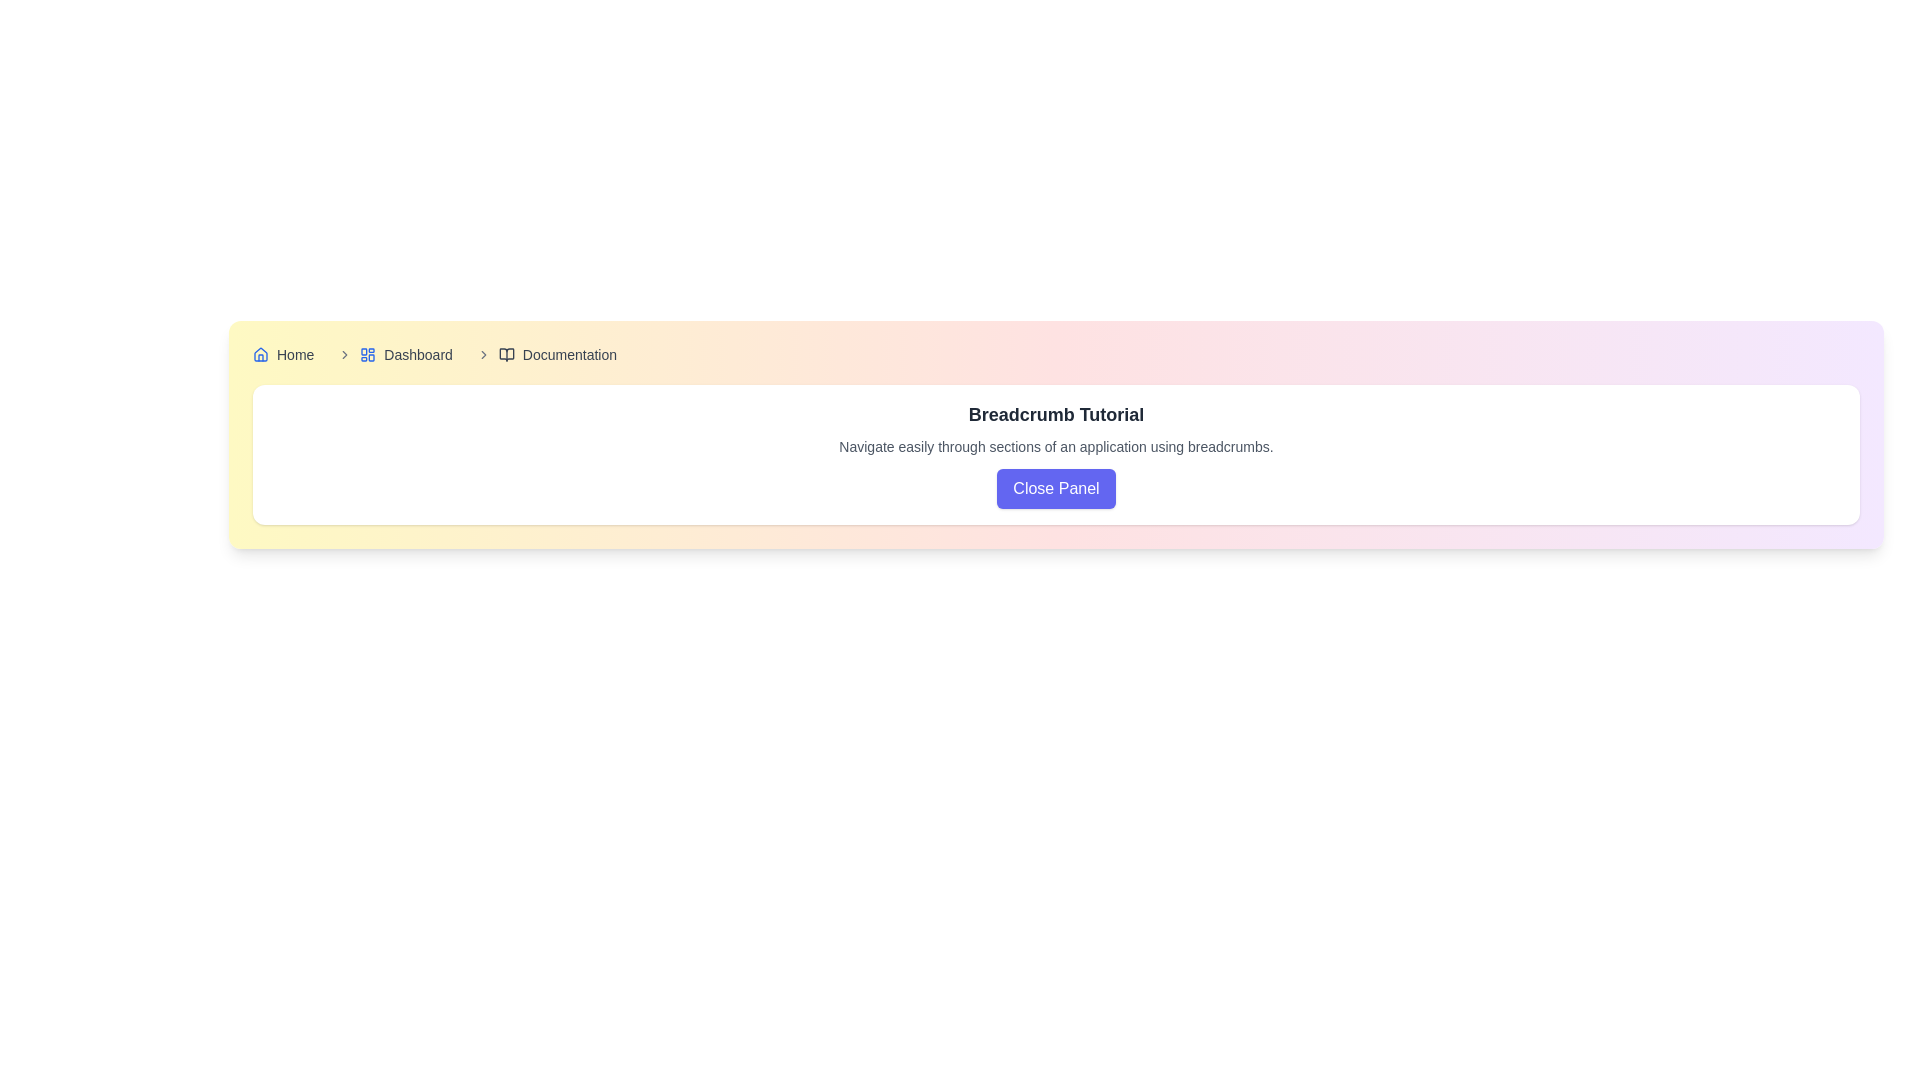 The image size is (1920, 1080). Describe the element at coordinates (259, 353) in the screenshot. I see `the 'Home' icon in the breadcrumb navigation bar` at that location.